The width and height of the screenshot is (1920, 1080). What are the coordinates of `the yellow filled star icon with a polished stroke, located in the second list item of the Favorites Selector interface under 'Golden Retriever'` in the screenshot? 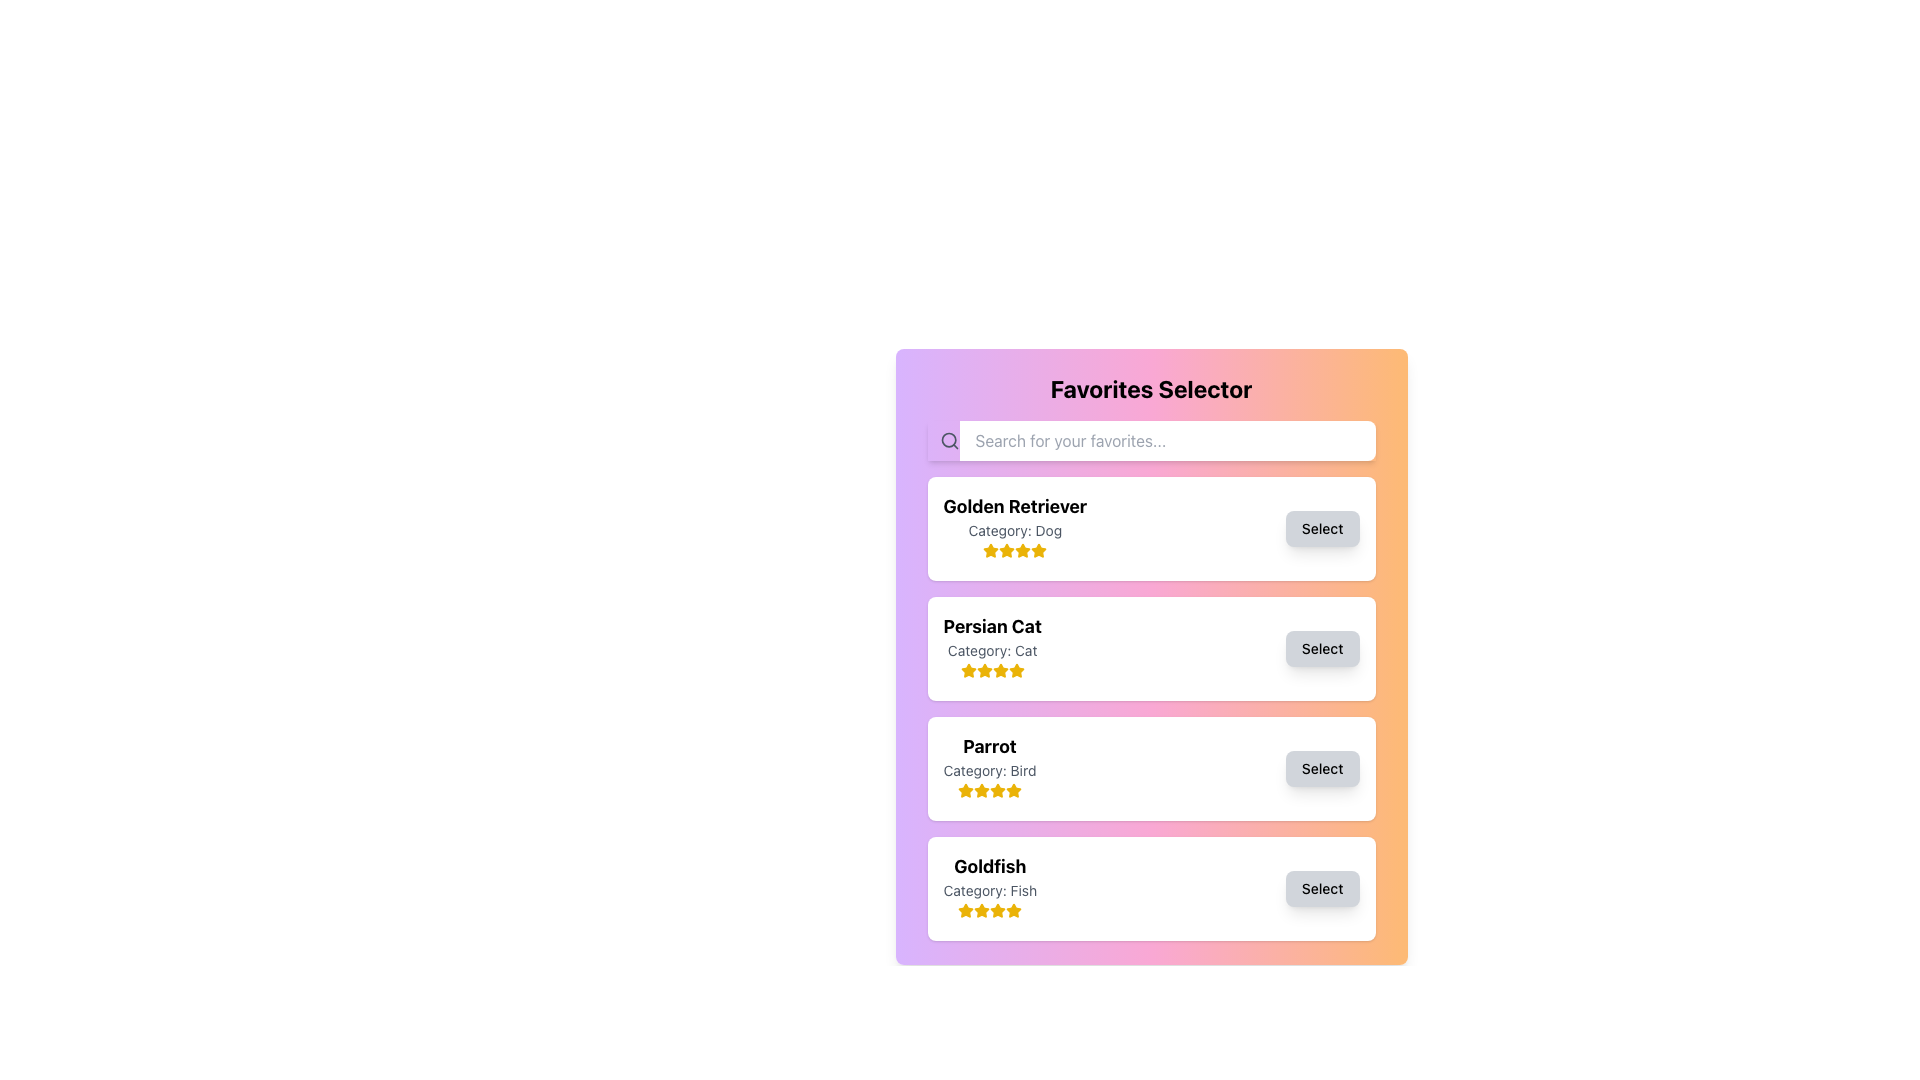 It's located at (991, 550).